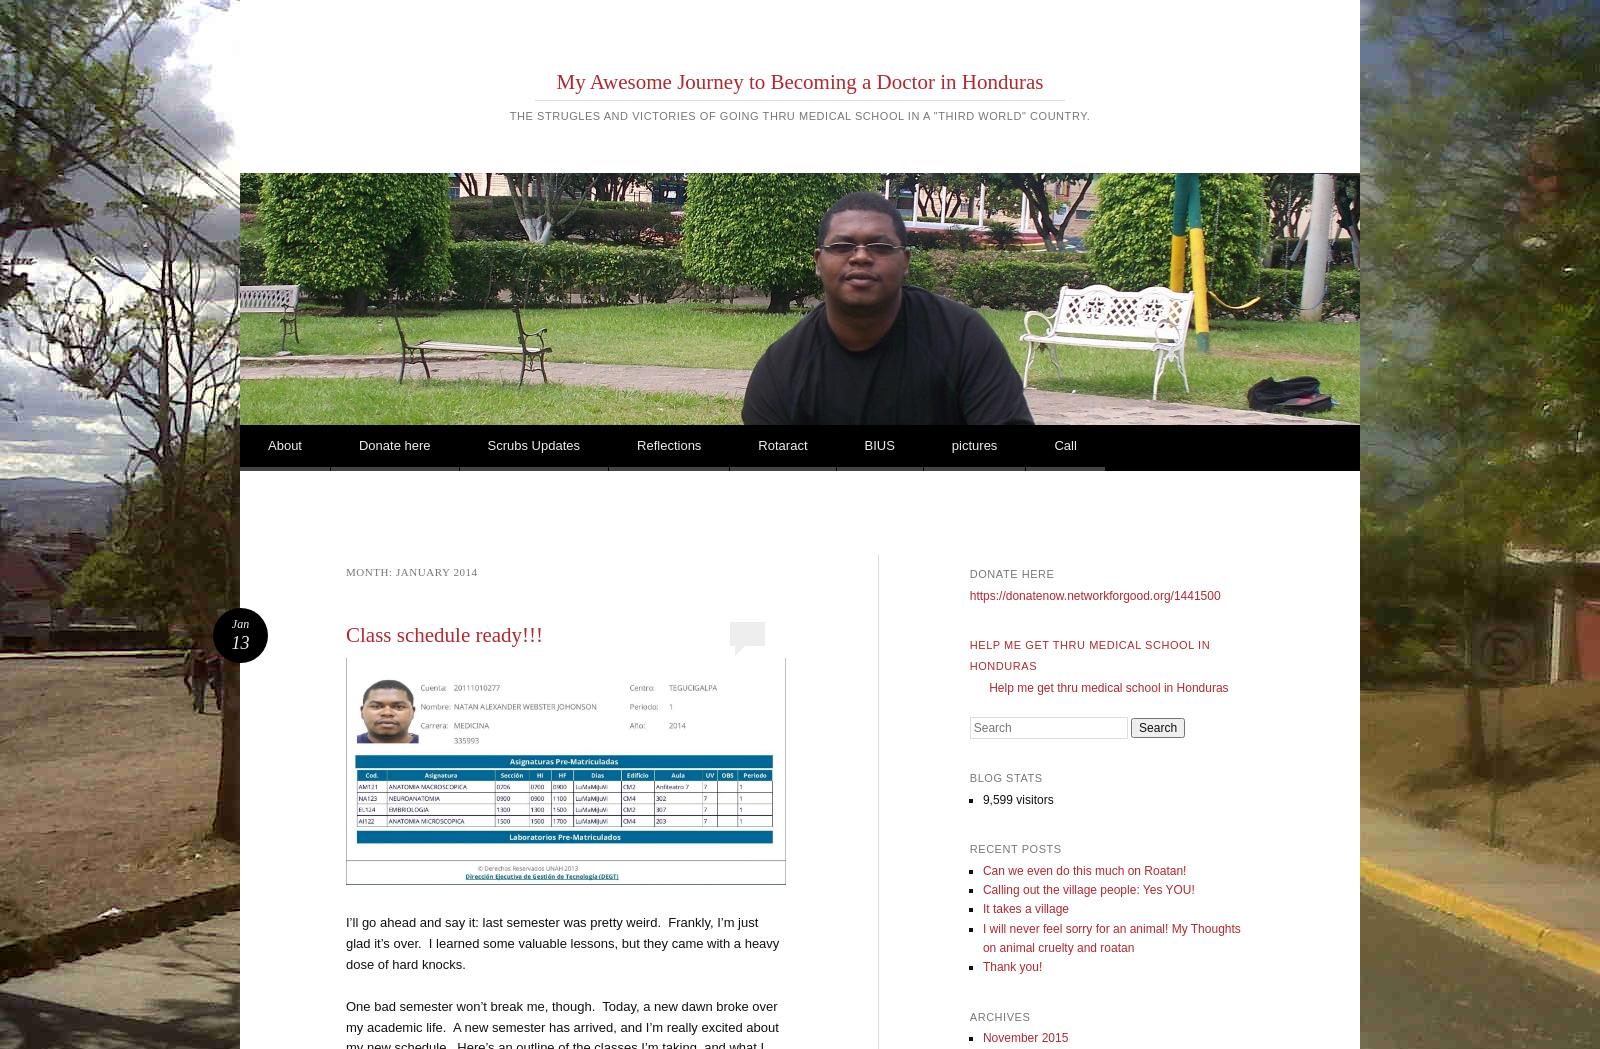  What do you see at coordinates (1024, 907) in the screenshot?
I see `'It takes a village'` at bounding box center [1024, 907].